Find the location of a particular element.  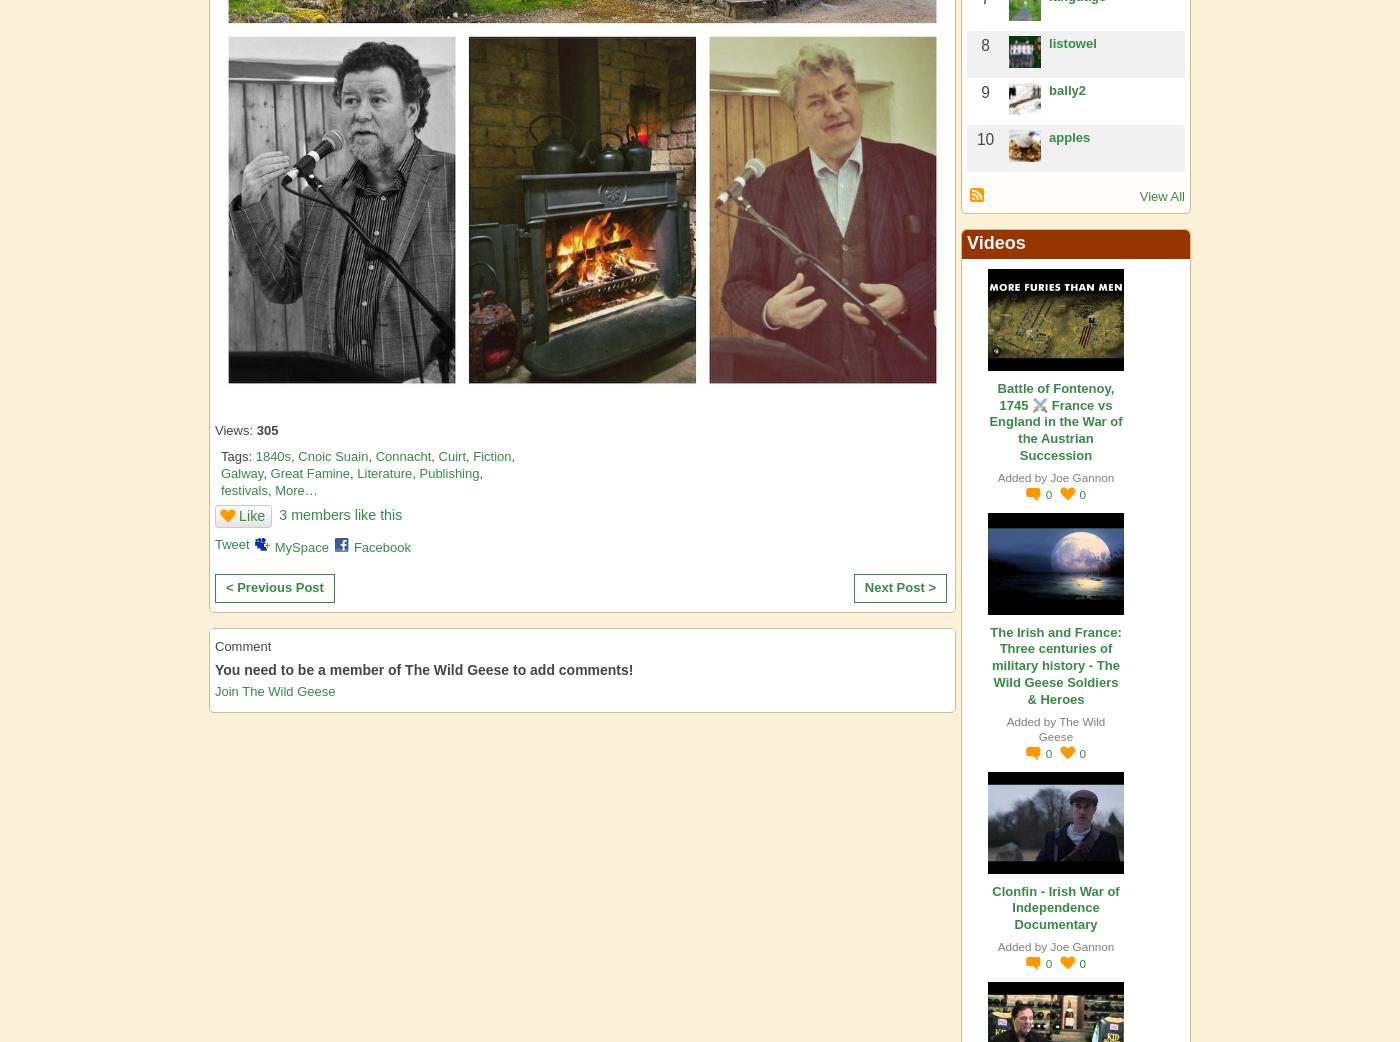

'listowel' is located at coordinates (1072, 42).